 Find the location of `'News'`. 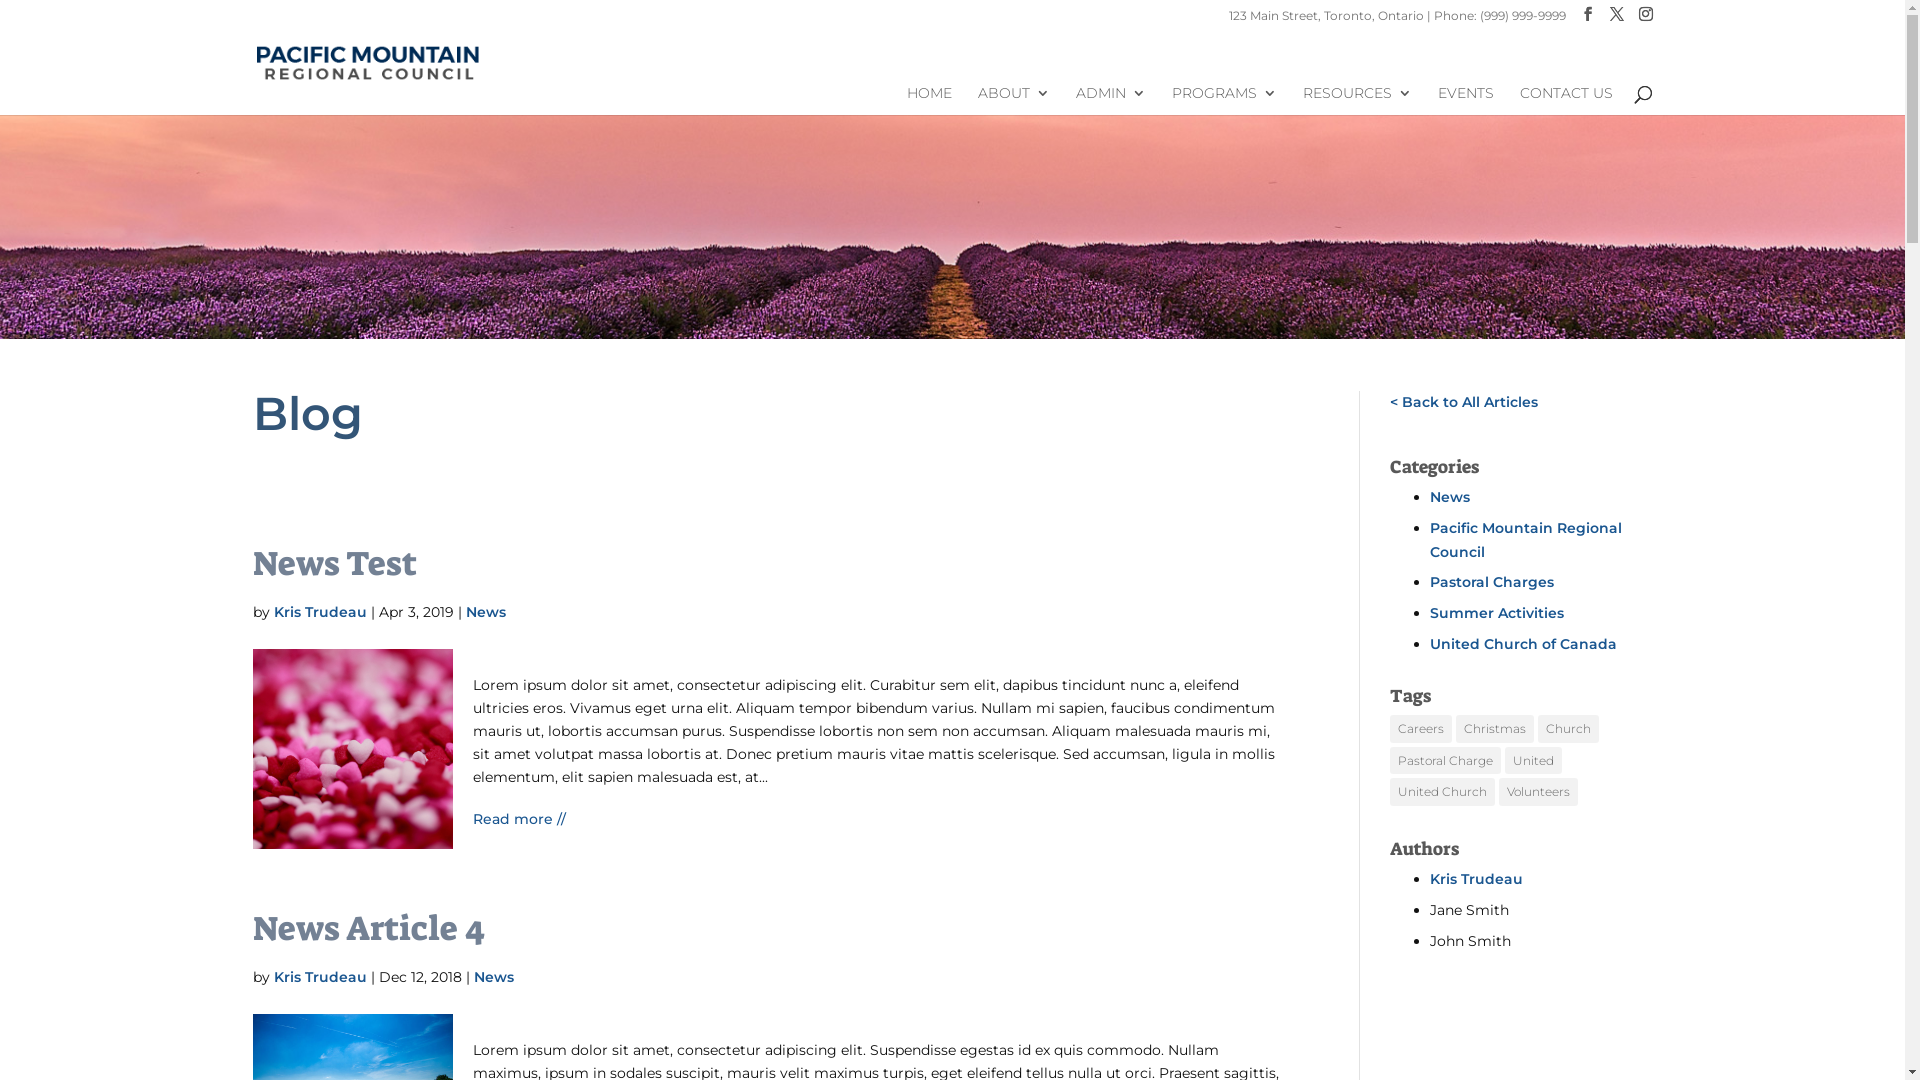

'News' is located at coordinates (464, 611).